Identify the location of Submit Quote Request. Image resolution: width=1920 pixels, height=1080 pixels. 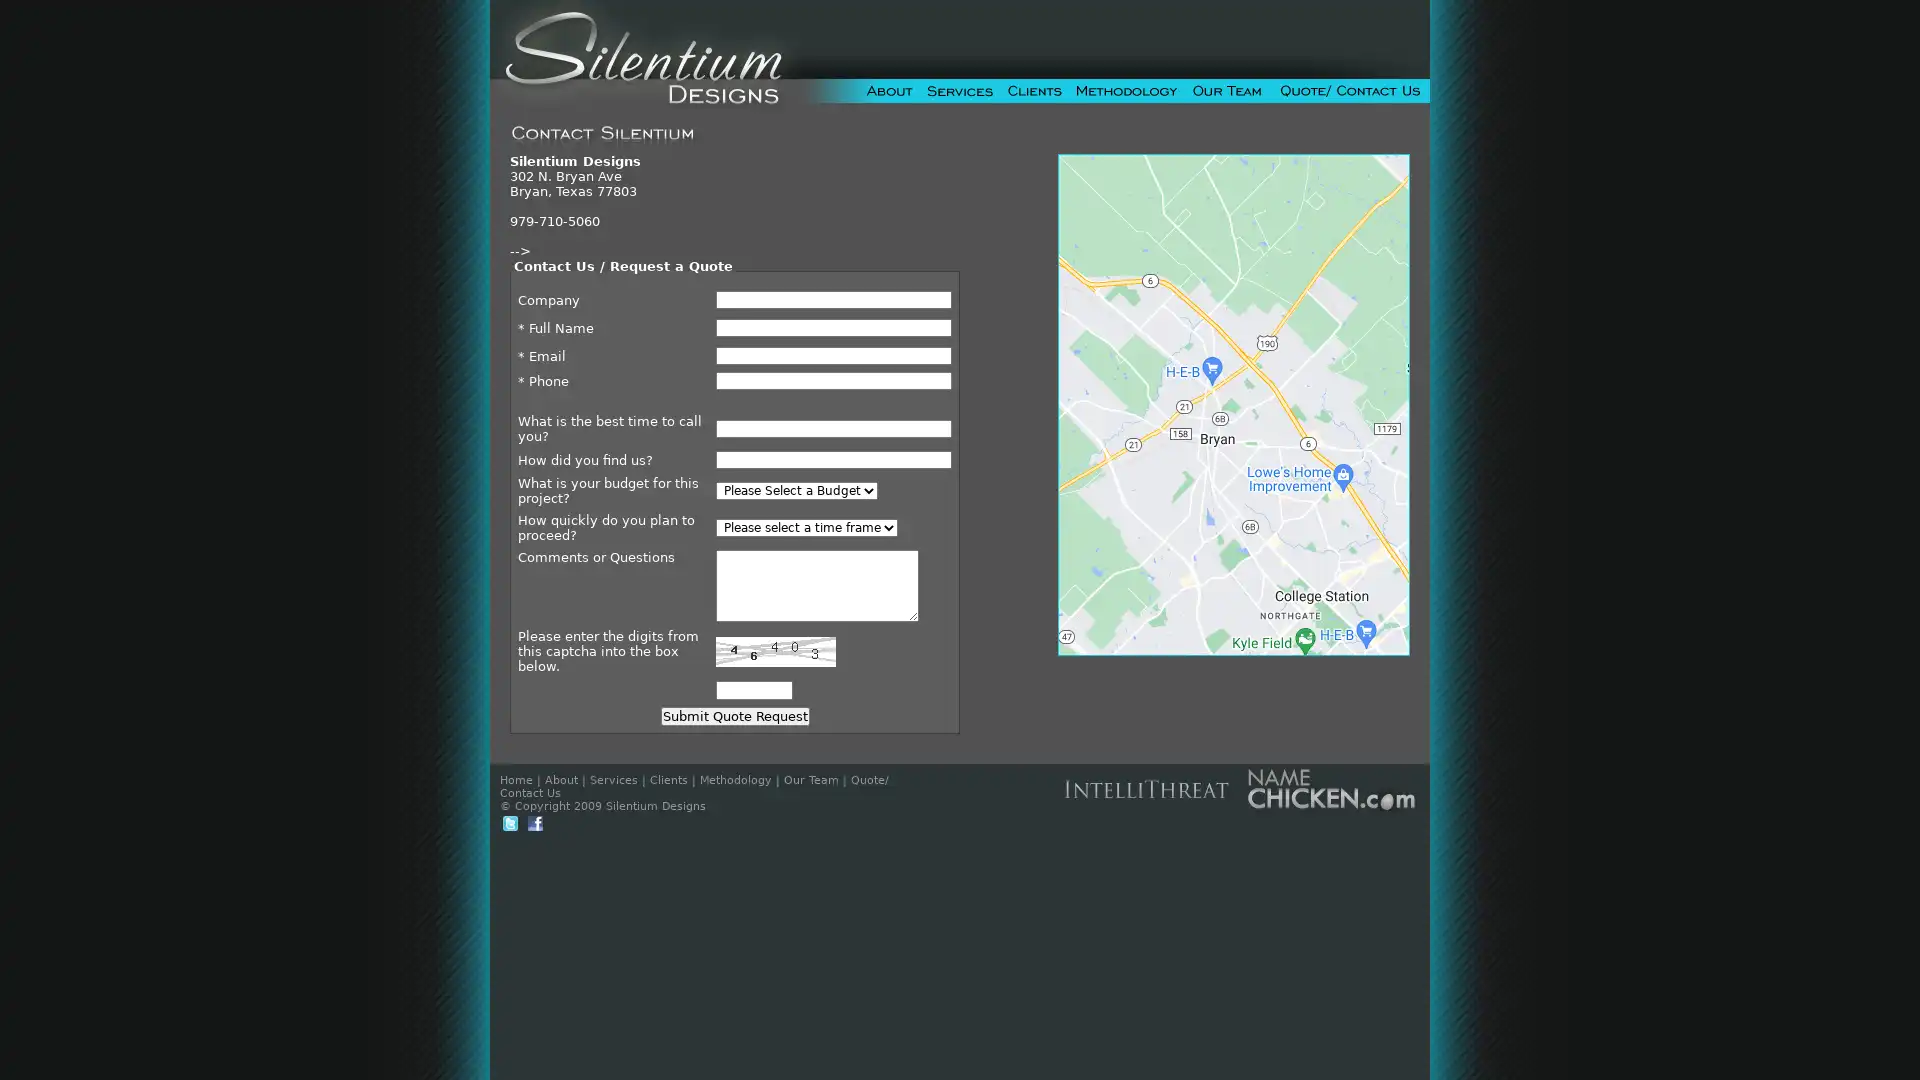
(733, 715).